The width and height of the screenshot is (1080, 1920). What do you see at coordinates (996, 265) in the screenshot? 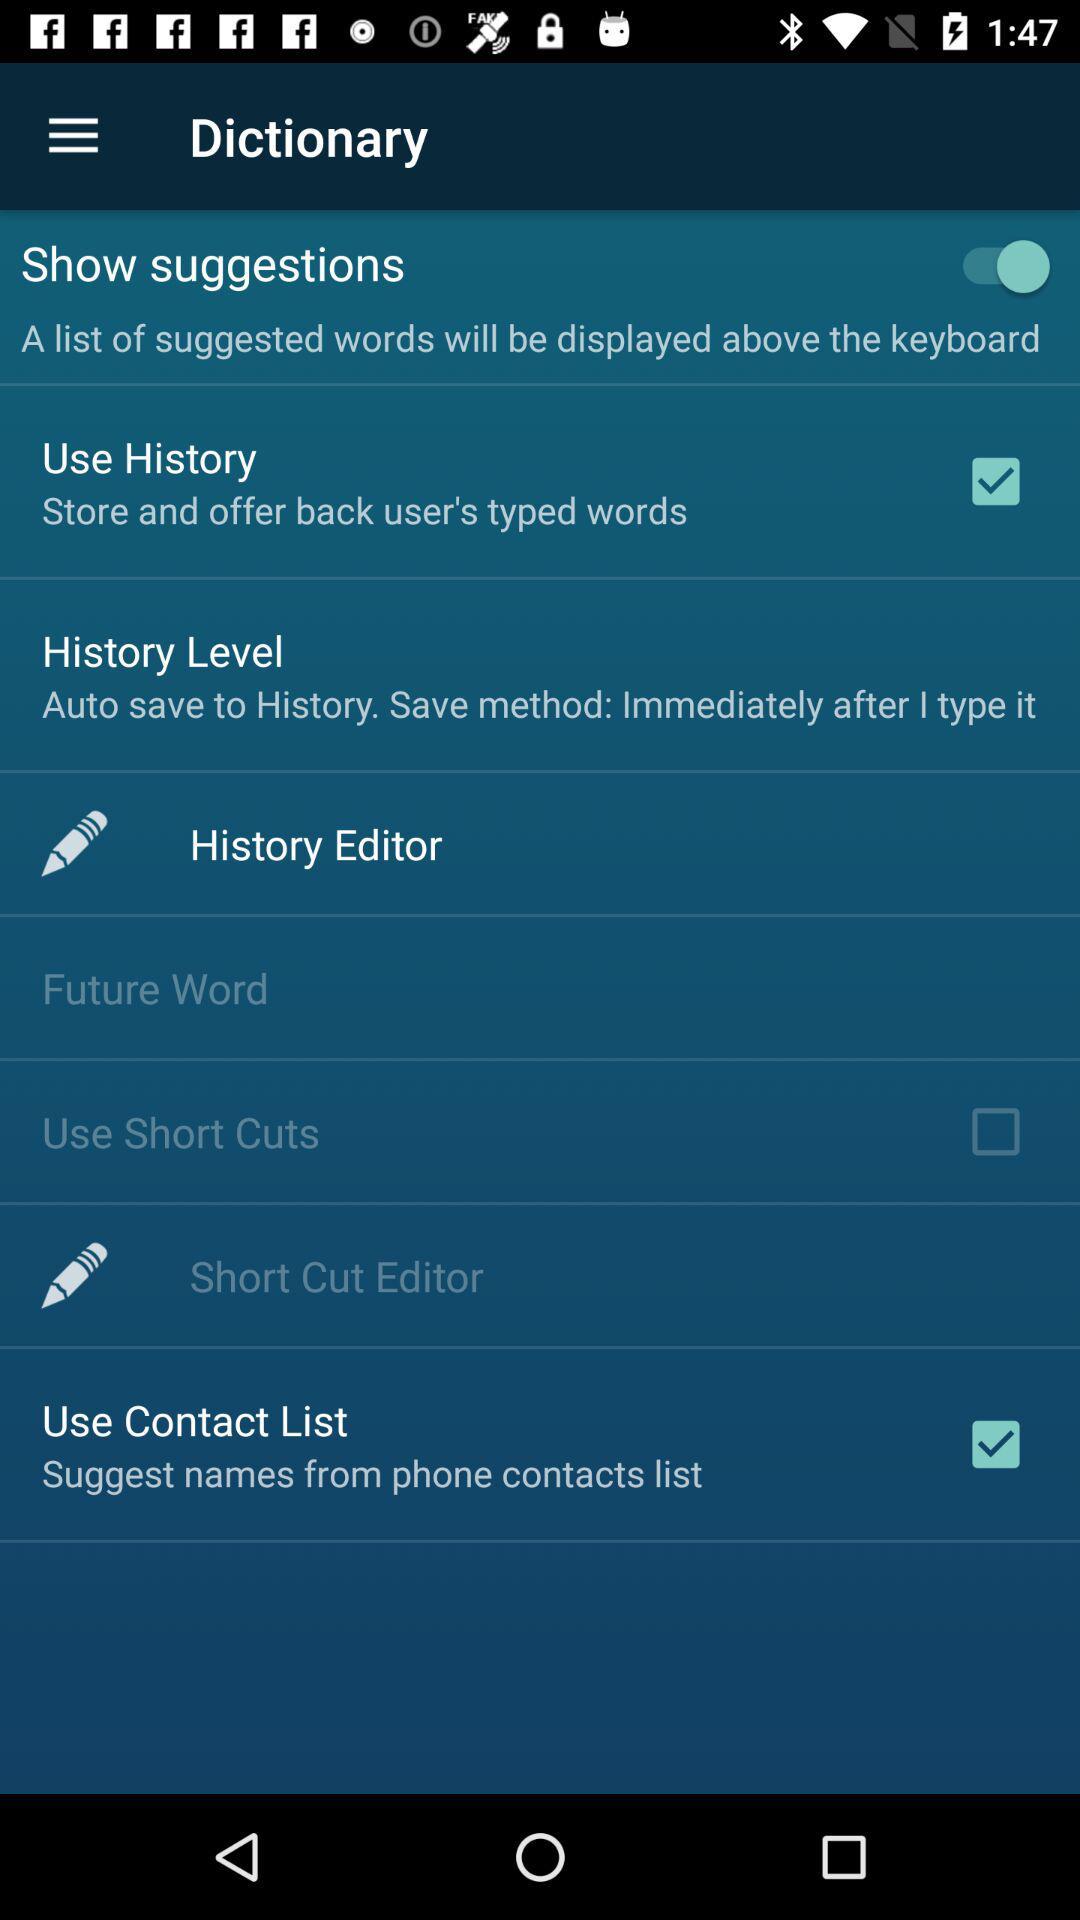
I see `the item to the right of show suggestions icon` at bounding box center [996, 265].